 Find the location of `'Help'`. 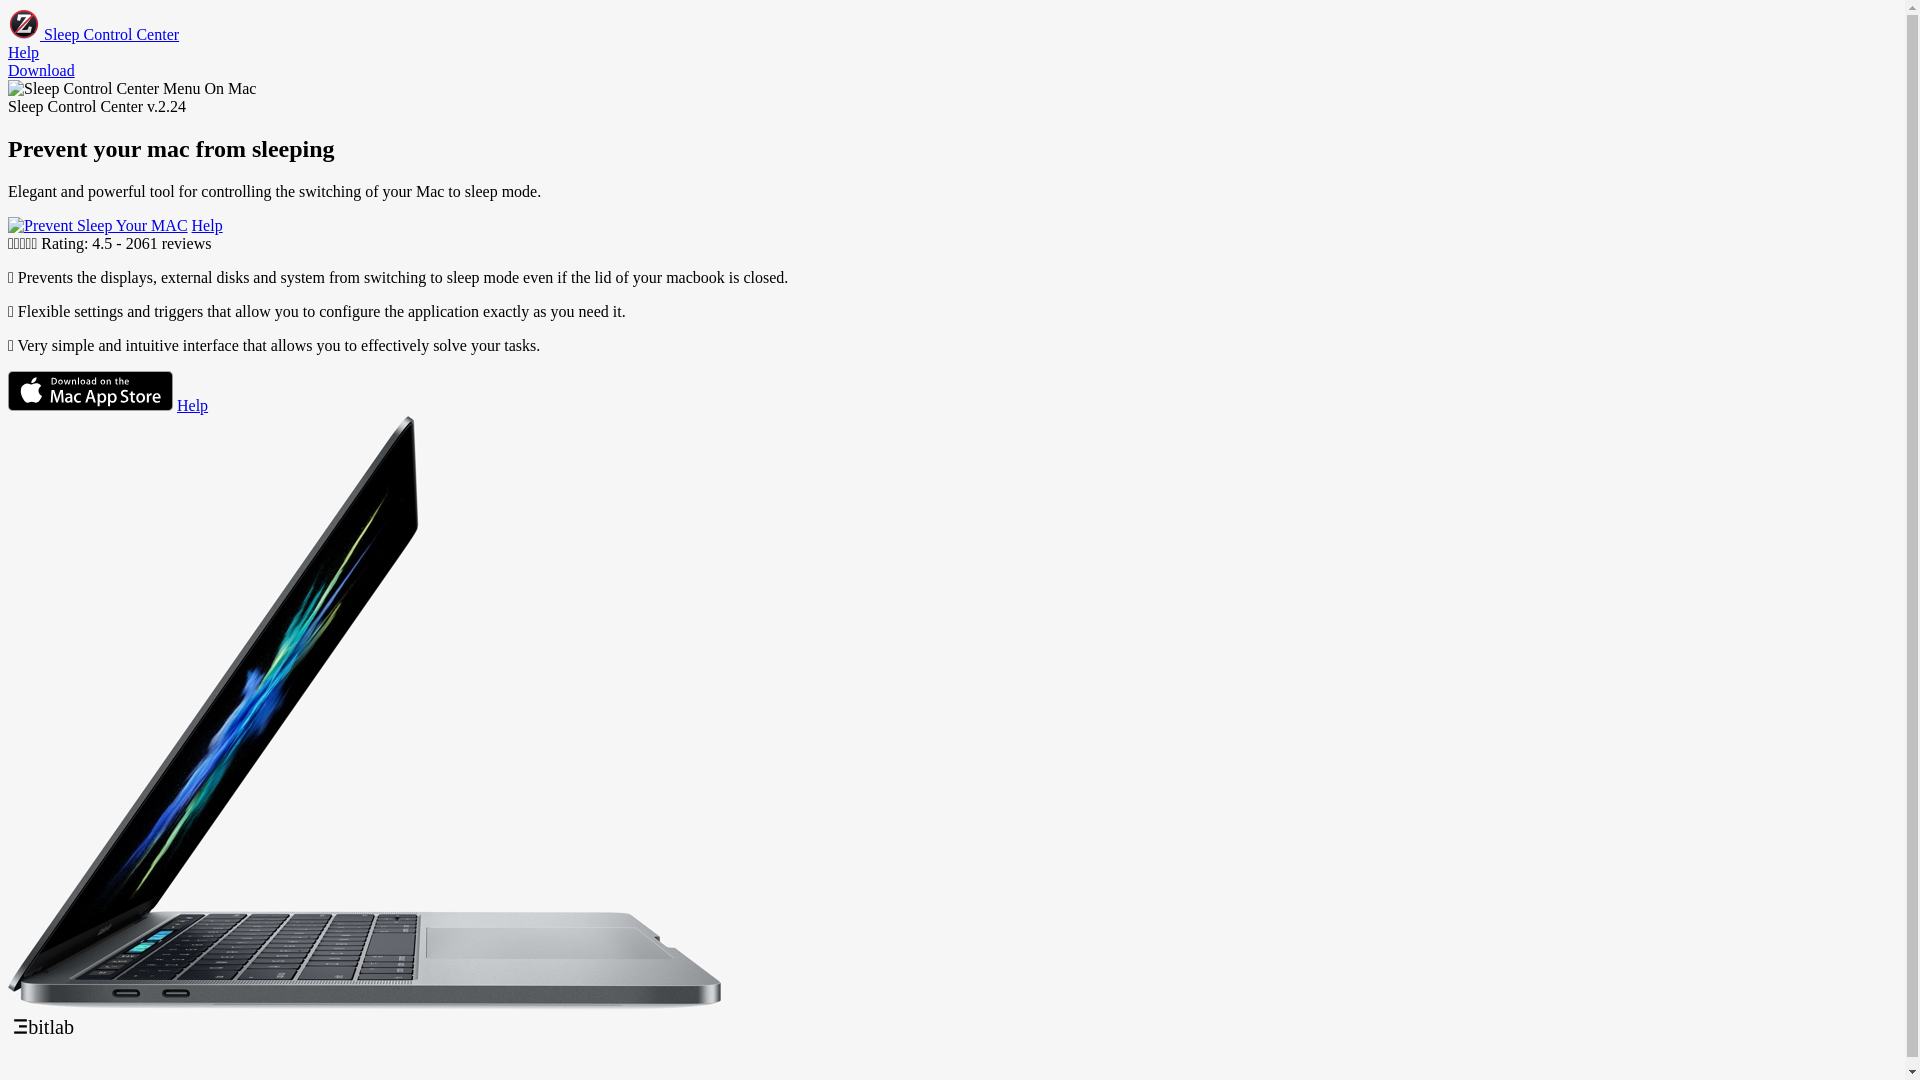

'Help' is located at coordinates (192, 405).